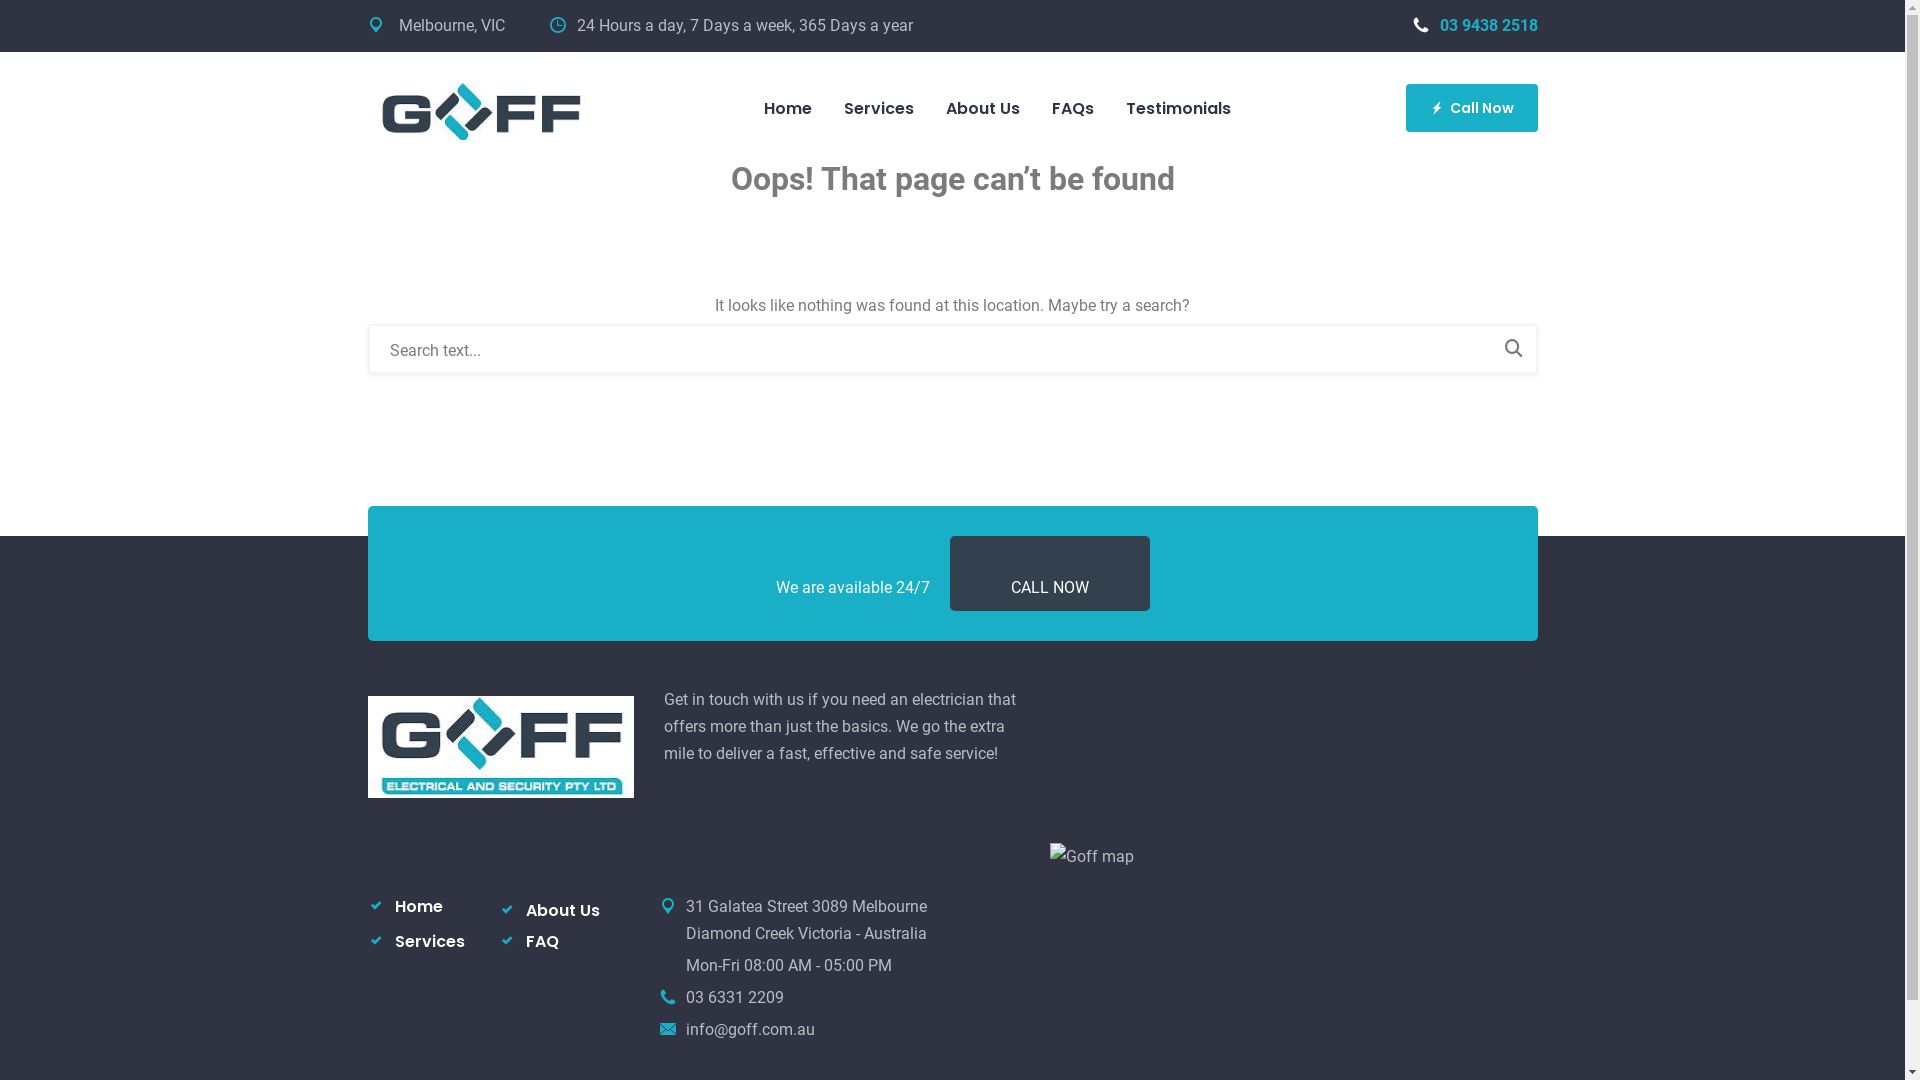 Image resolution: width=1920 pixels, height=1080 pixels. I want to click on 'Call Now', so click(1472, 108).